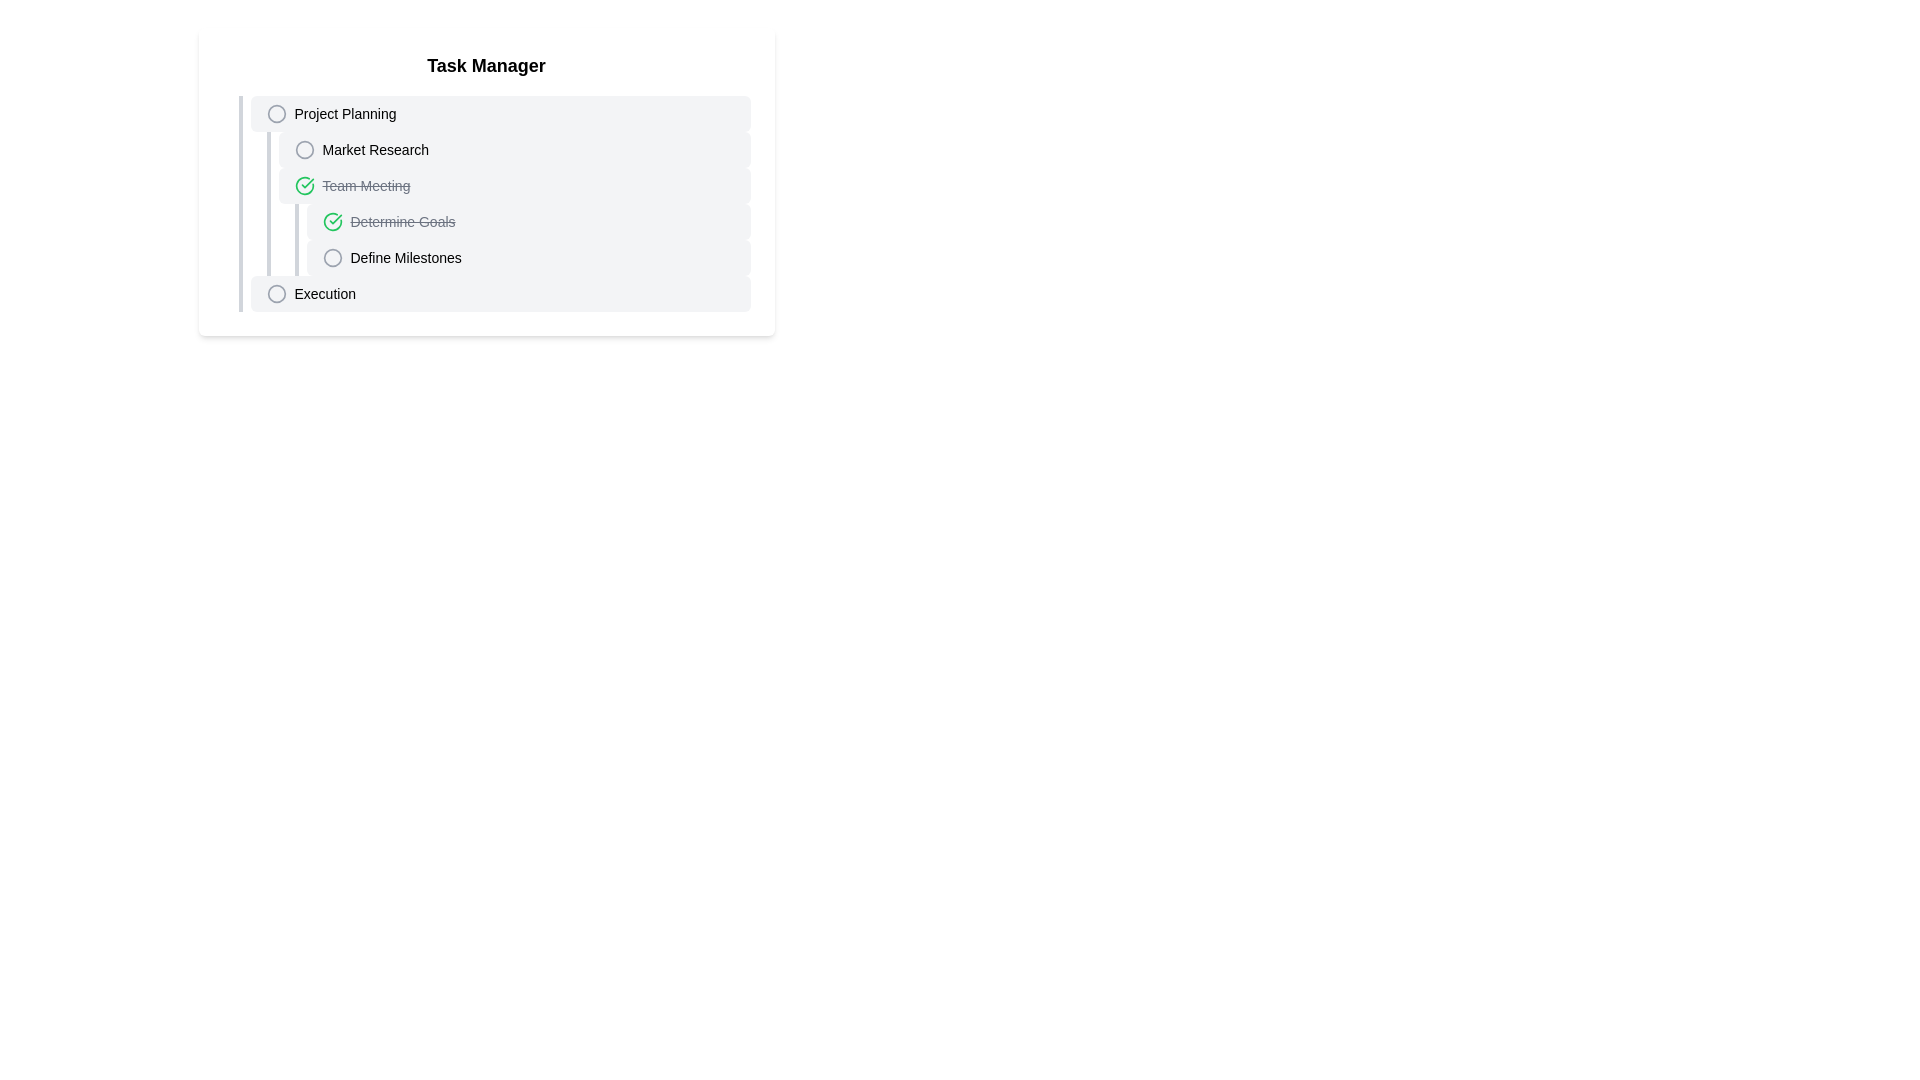  Describe the element at coordinates (528, 257) in the screenshot. I see `the list item labeled 'Define Milestones' in the 'Project Planning' section` at that location.